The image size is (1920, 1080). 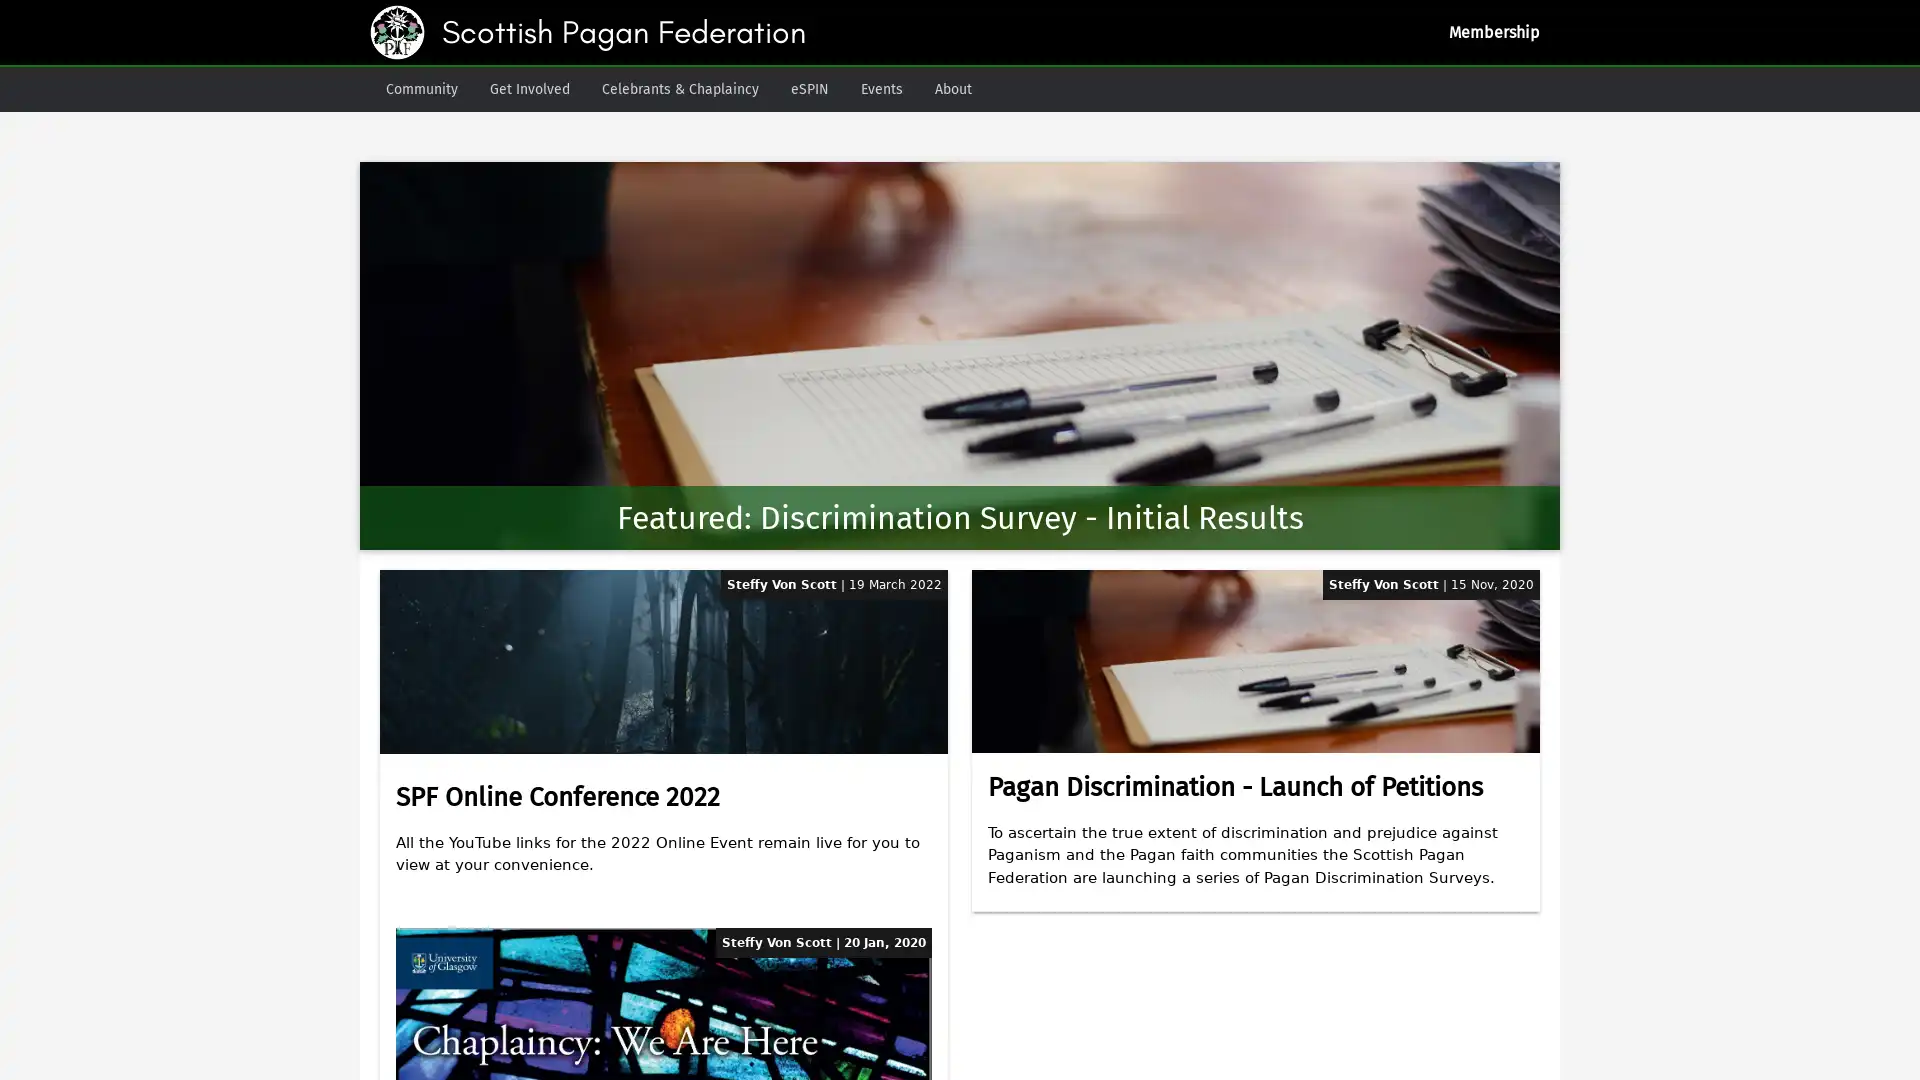 What do you see at coordinates (810, 88) in the screenshot?
I see `eSPIN` at bounding box center [810, 88].